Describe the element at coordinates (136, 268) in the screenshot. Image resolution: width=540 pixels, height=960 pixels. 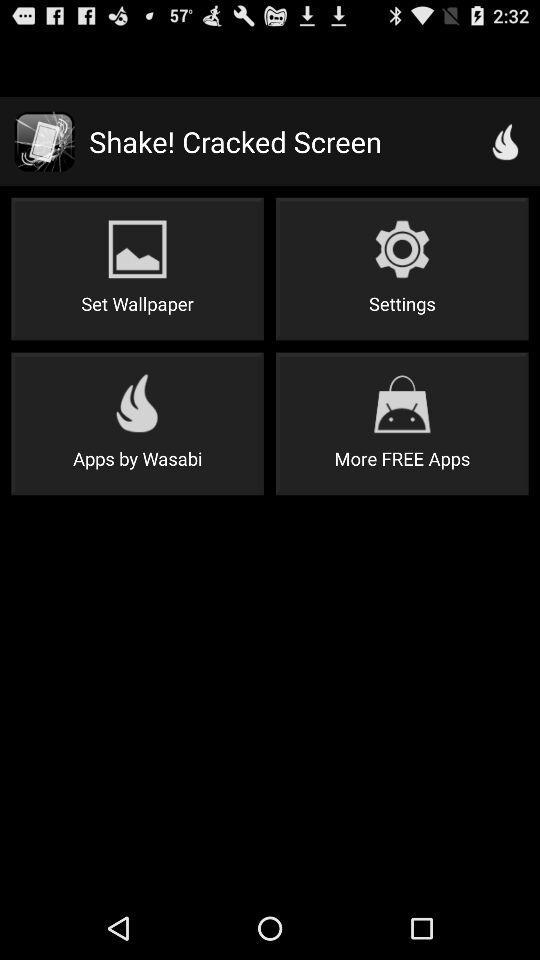
I see `item to the left of settings item` at that location.